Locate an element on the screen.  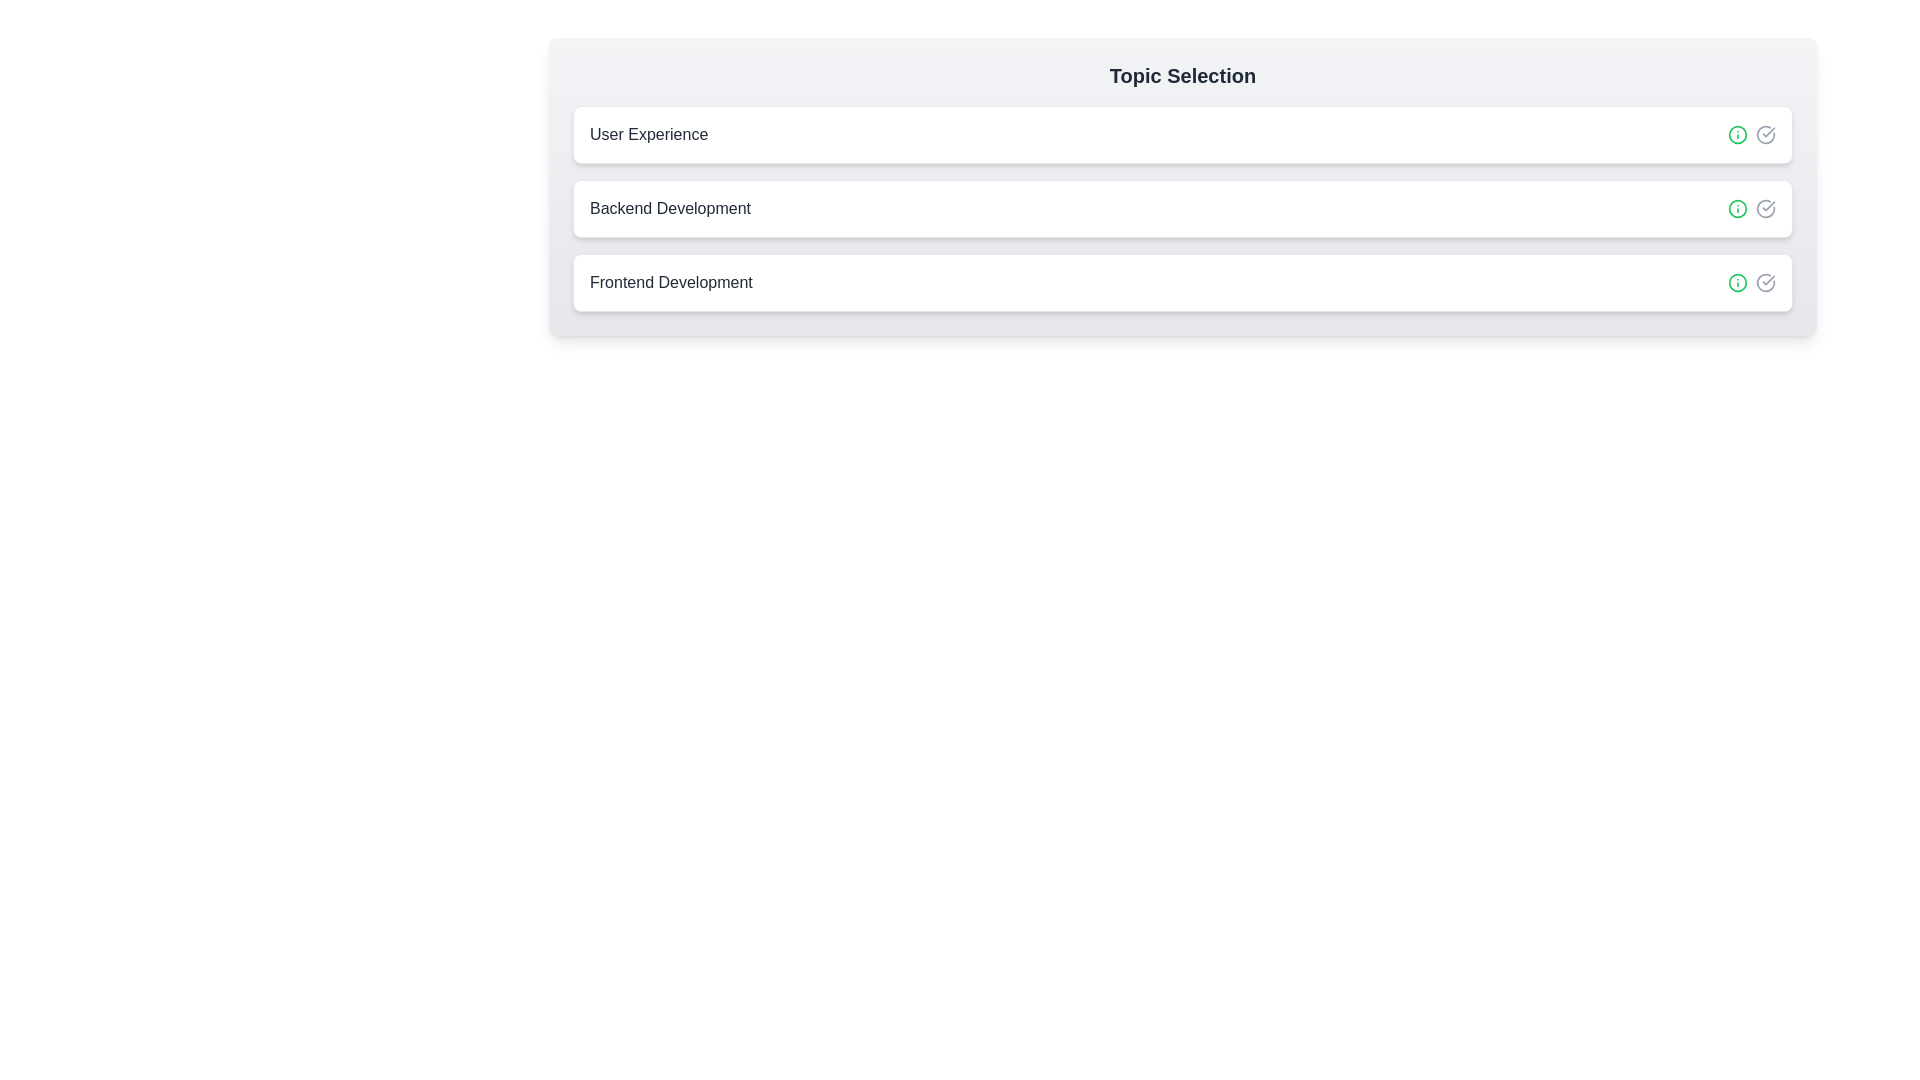
the chip labeled 'User Experience' to observe the hover effect is located at coordinates (1182, 135).